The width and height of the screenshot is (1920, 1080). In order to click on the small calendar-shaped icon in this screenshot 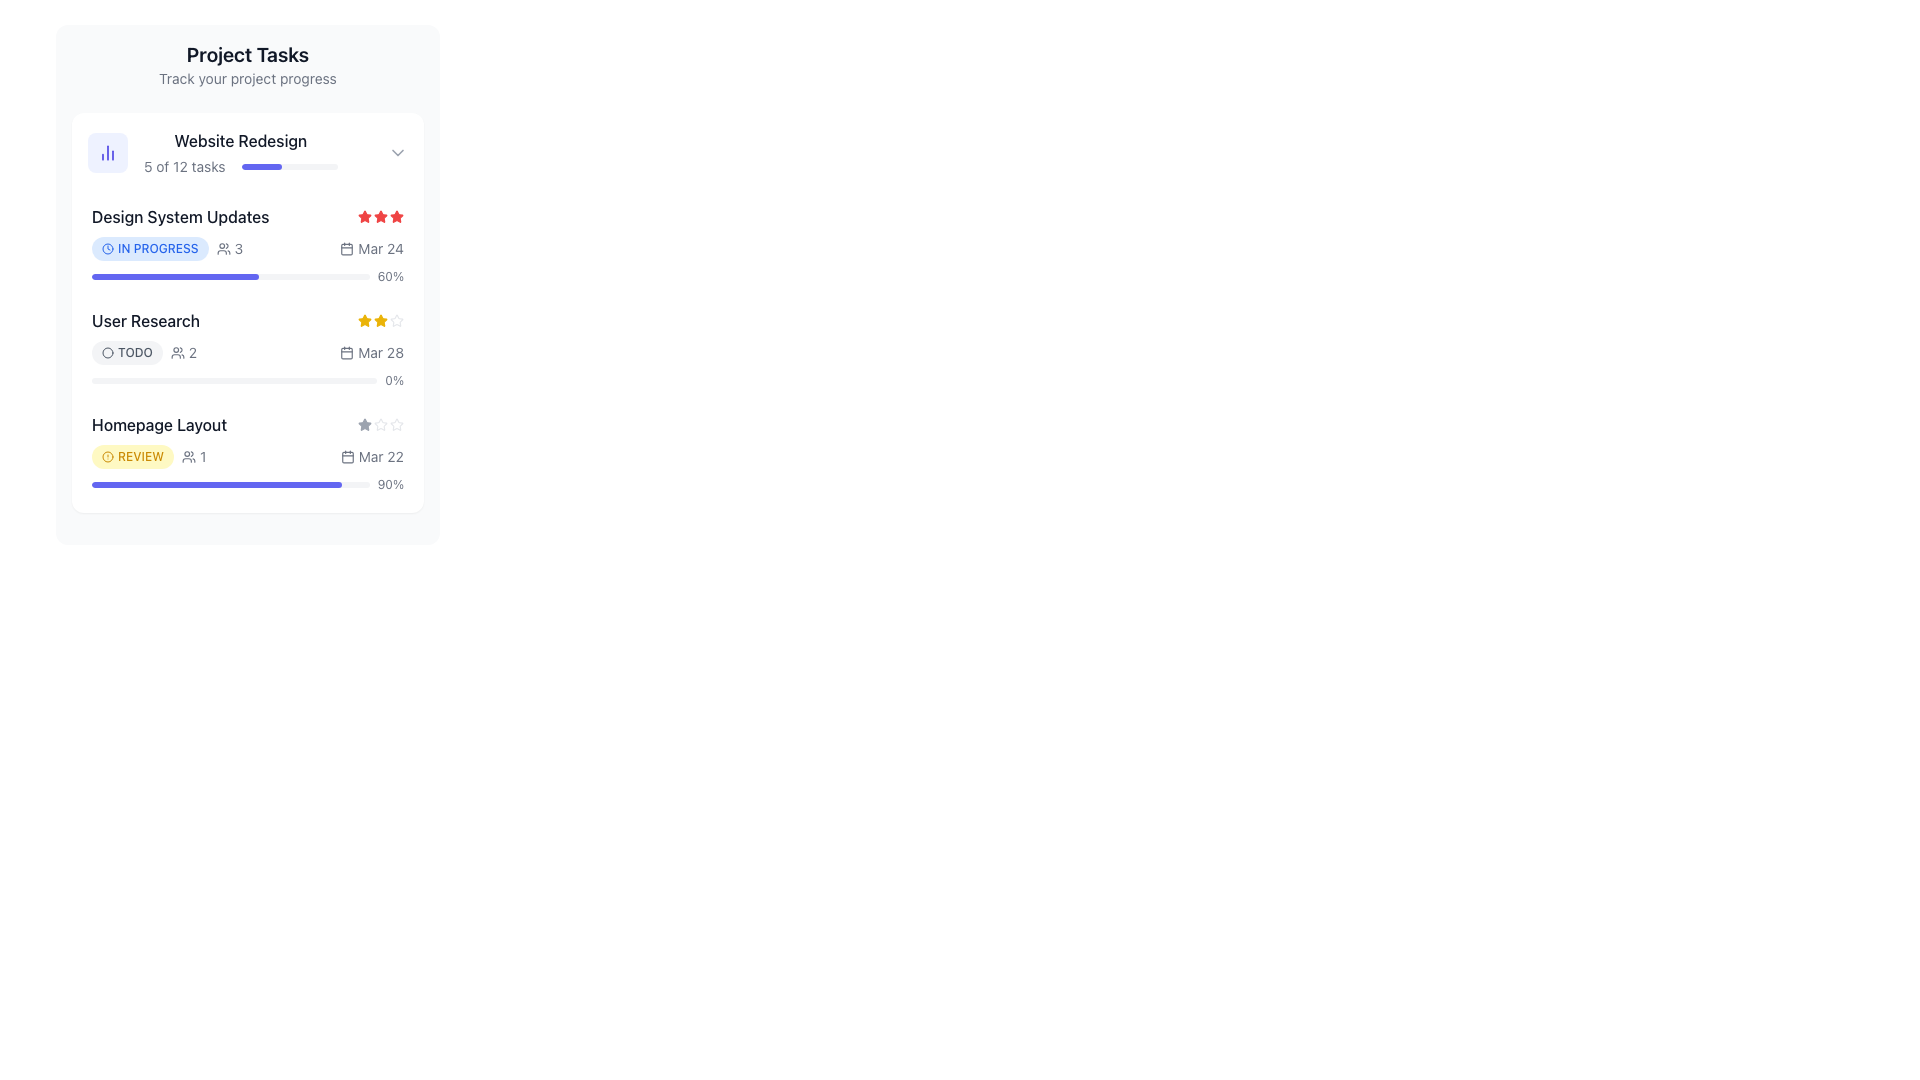, I will do `click(347, 456)`.